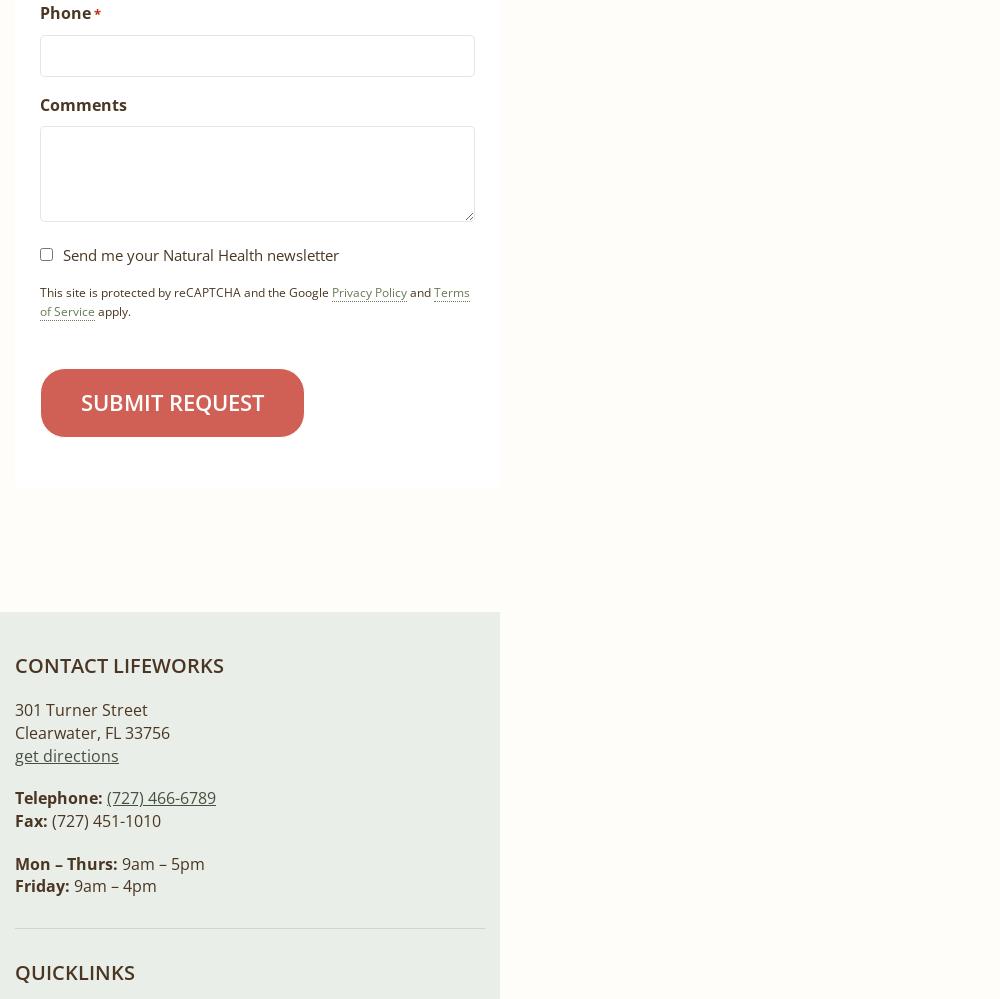 The image size is (1000, 999). What do you see at coordinates (40, 12) in the screenshot?
I see `'Phone'` at bounding box center [40, 12].